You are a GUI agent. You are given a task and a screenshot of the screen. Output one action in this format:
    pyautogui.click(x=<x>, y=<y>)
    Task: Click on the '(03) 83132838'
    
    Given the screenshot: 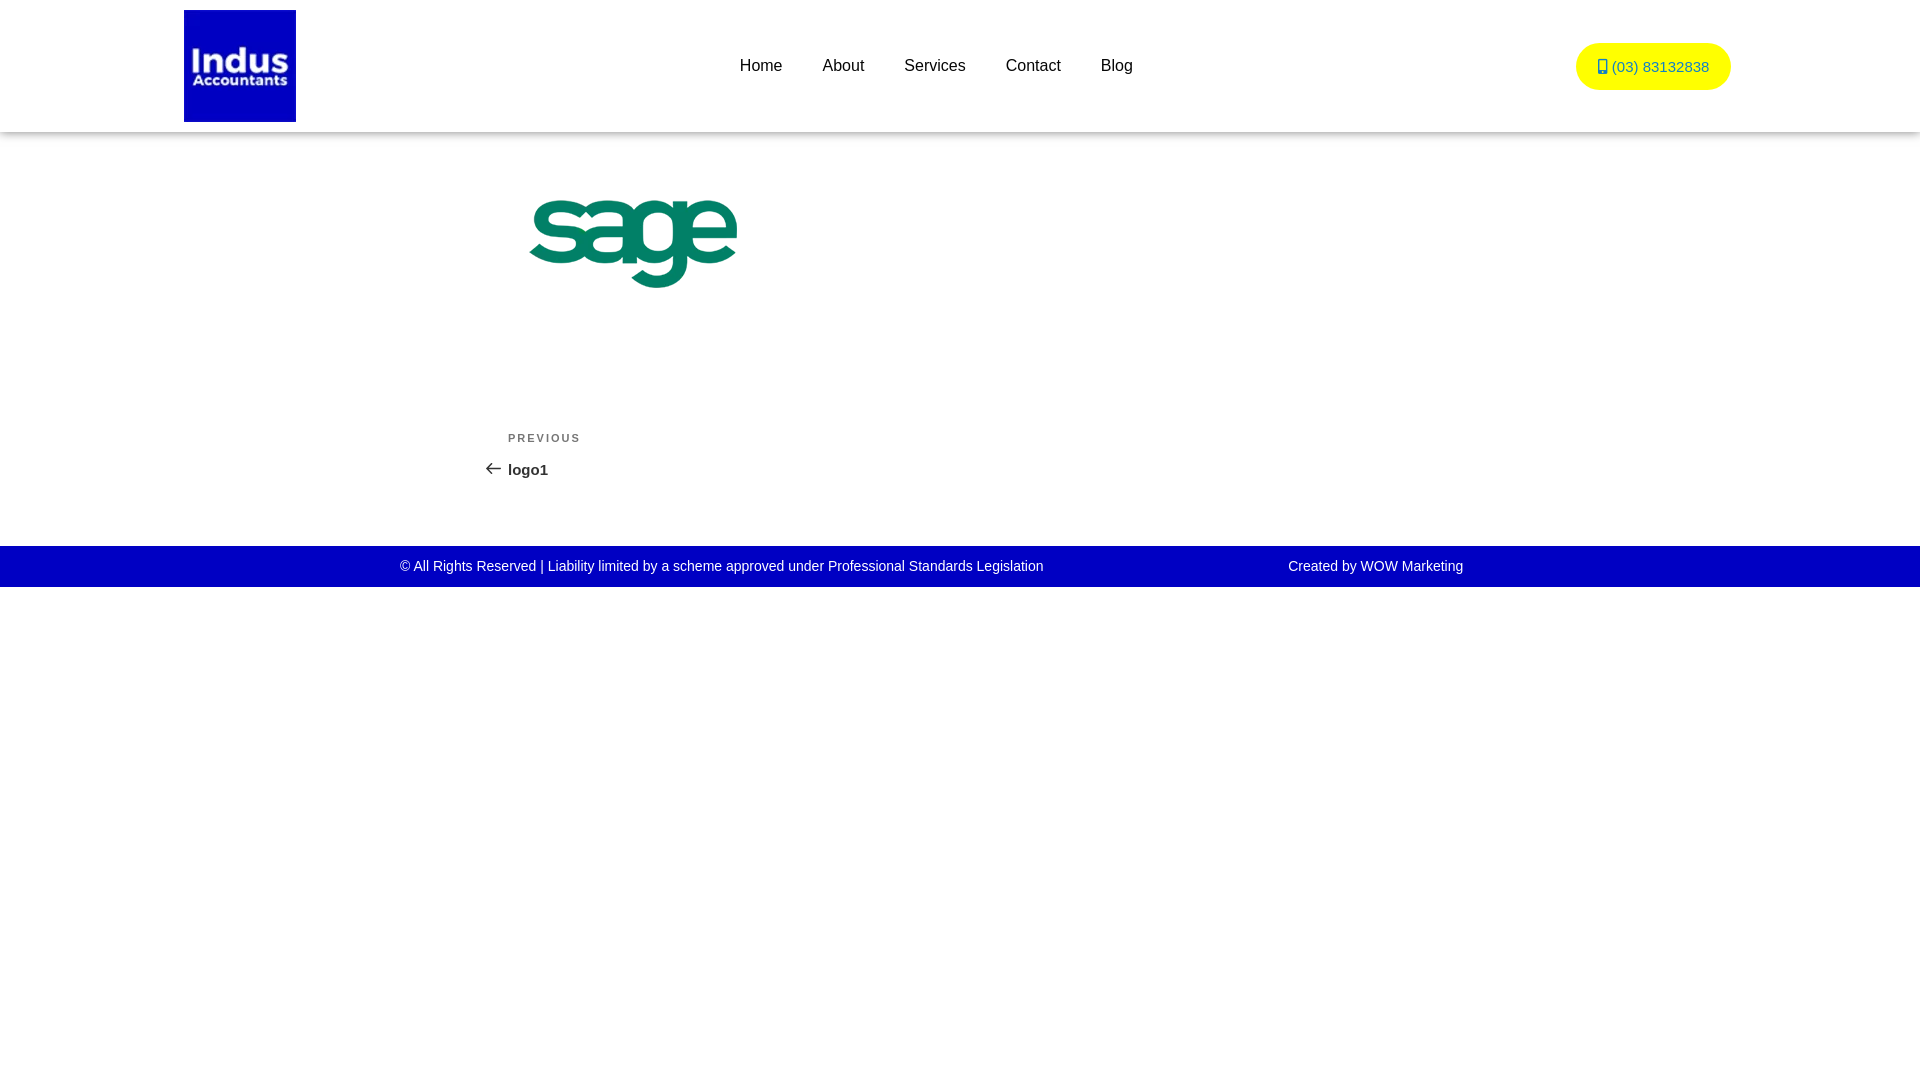 What is the action you would take?
    pyautogui.click(x=1574, y=64)
    